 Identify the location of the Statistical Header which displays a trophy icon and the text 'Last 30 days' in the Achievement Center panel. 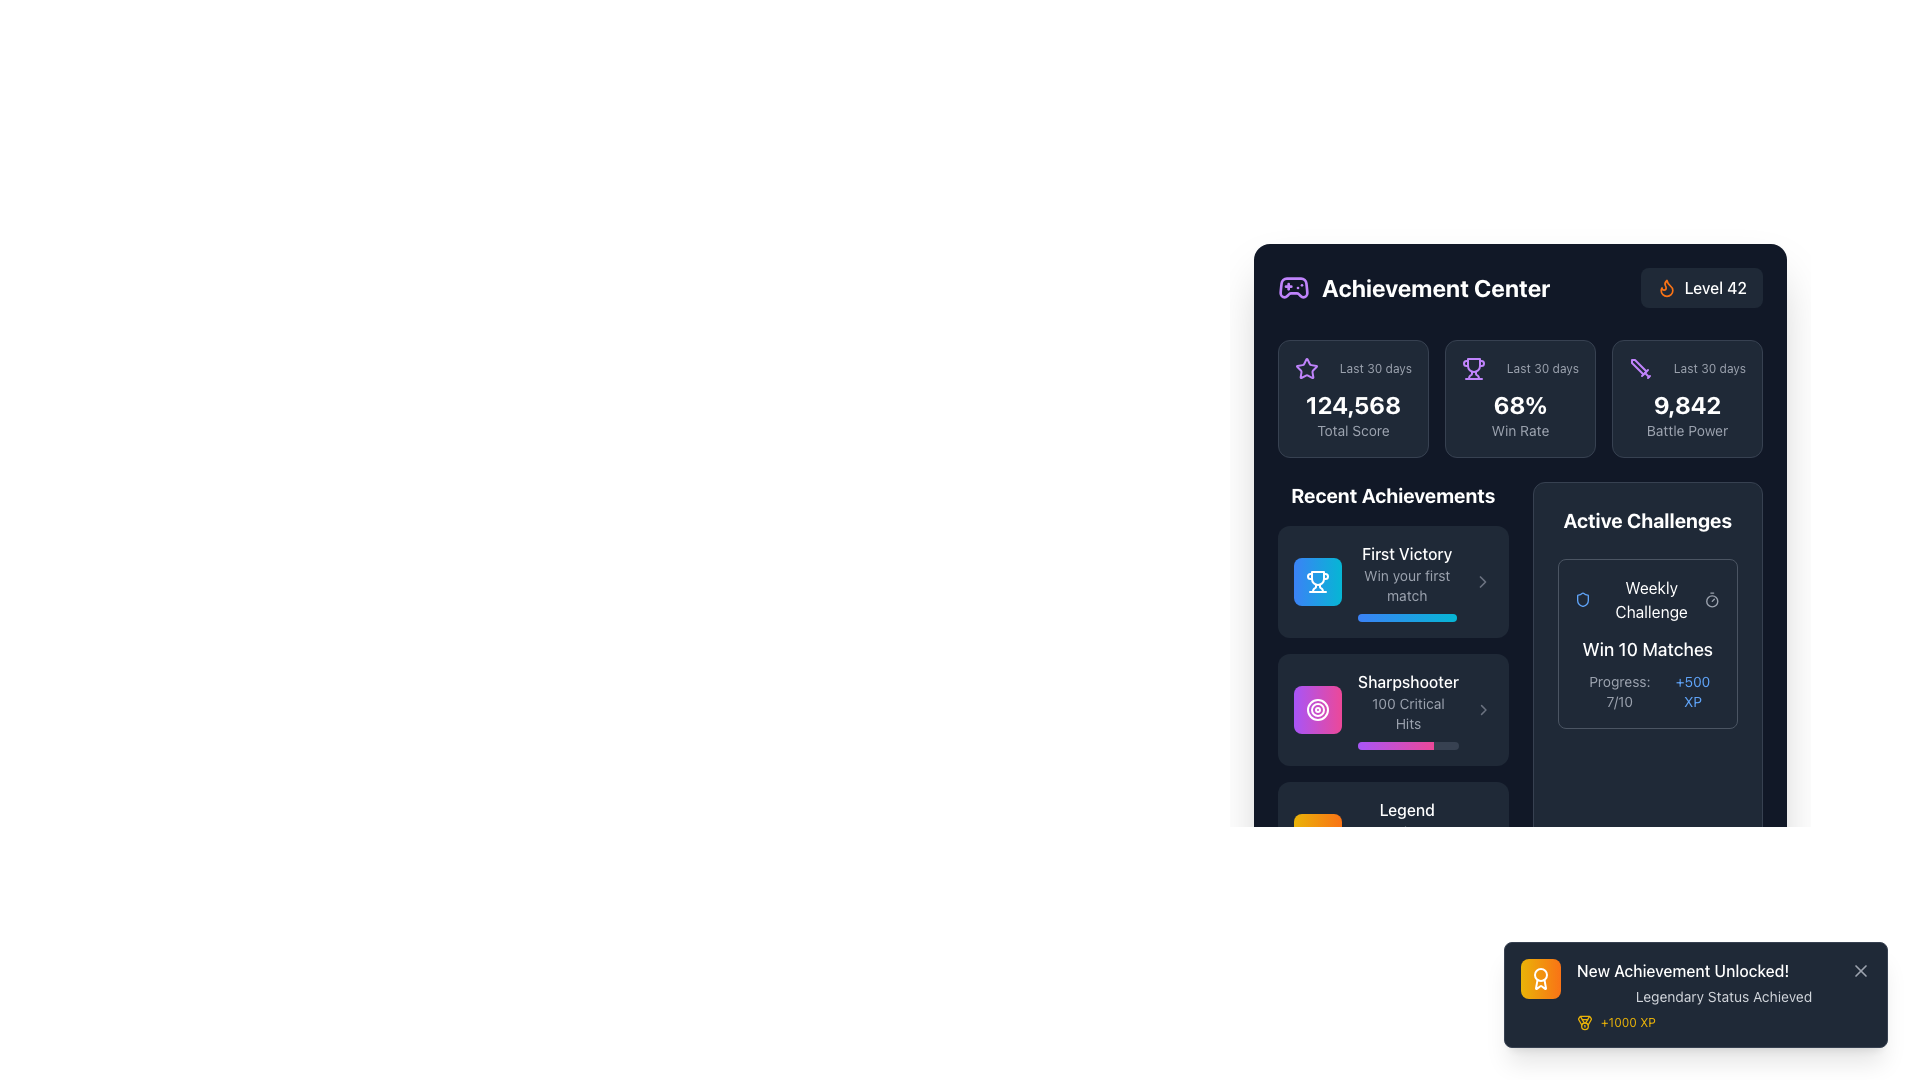
(1520, 369).